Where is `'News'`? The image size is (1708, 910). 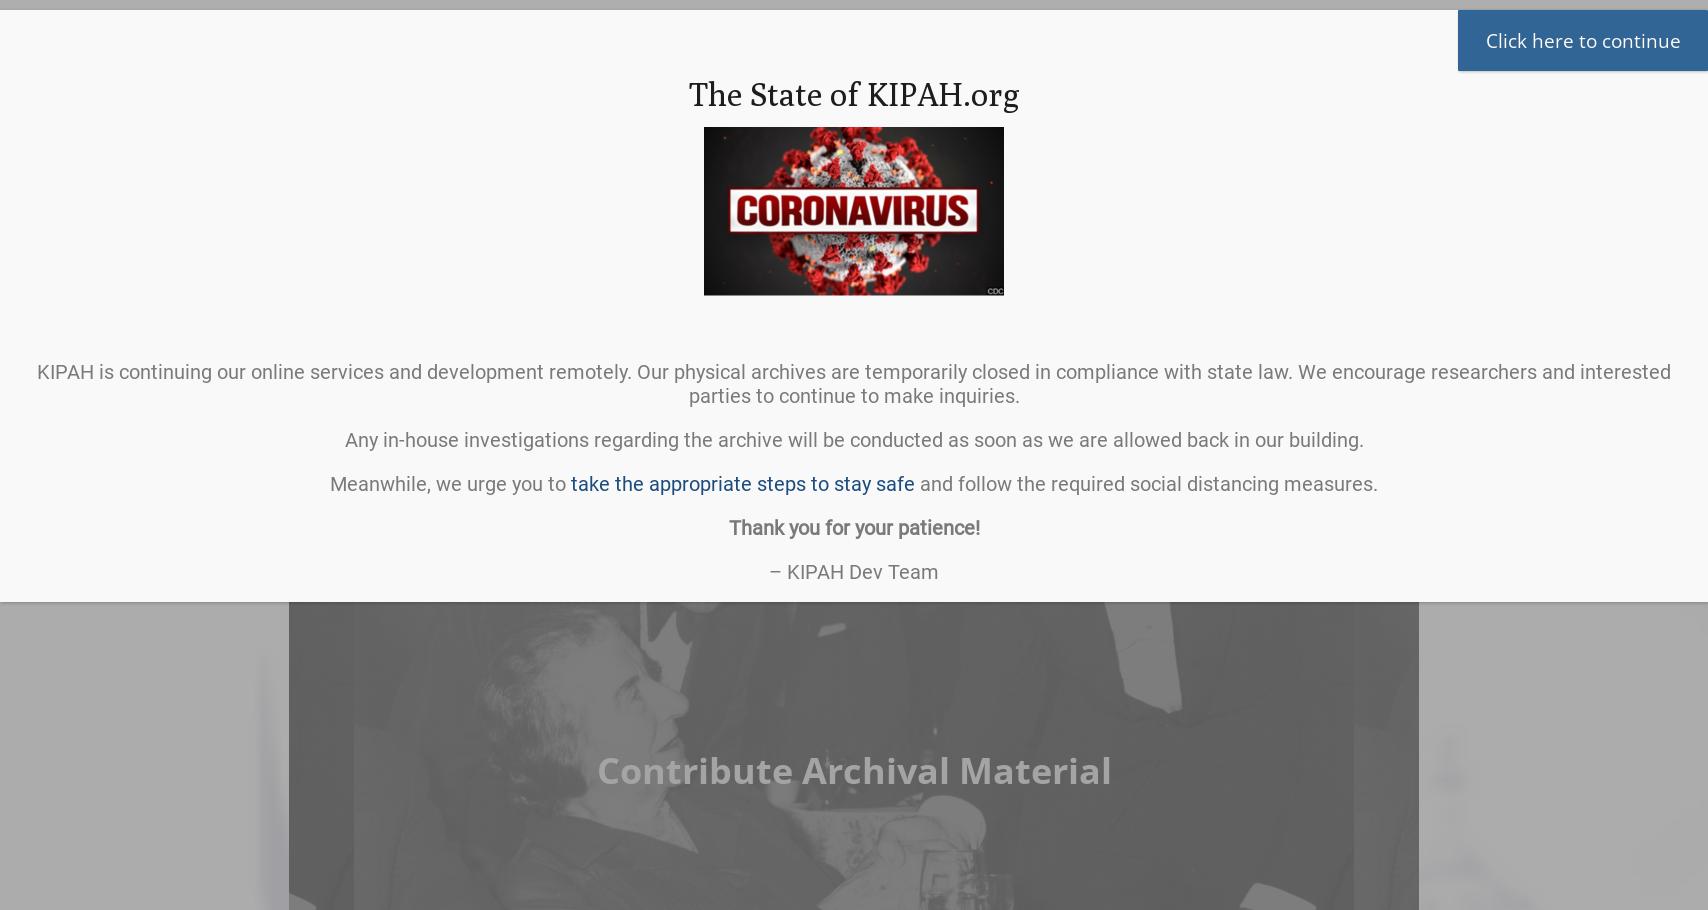 'News' is located at coordinates (959, 374).